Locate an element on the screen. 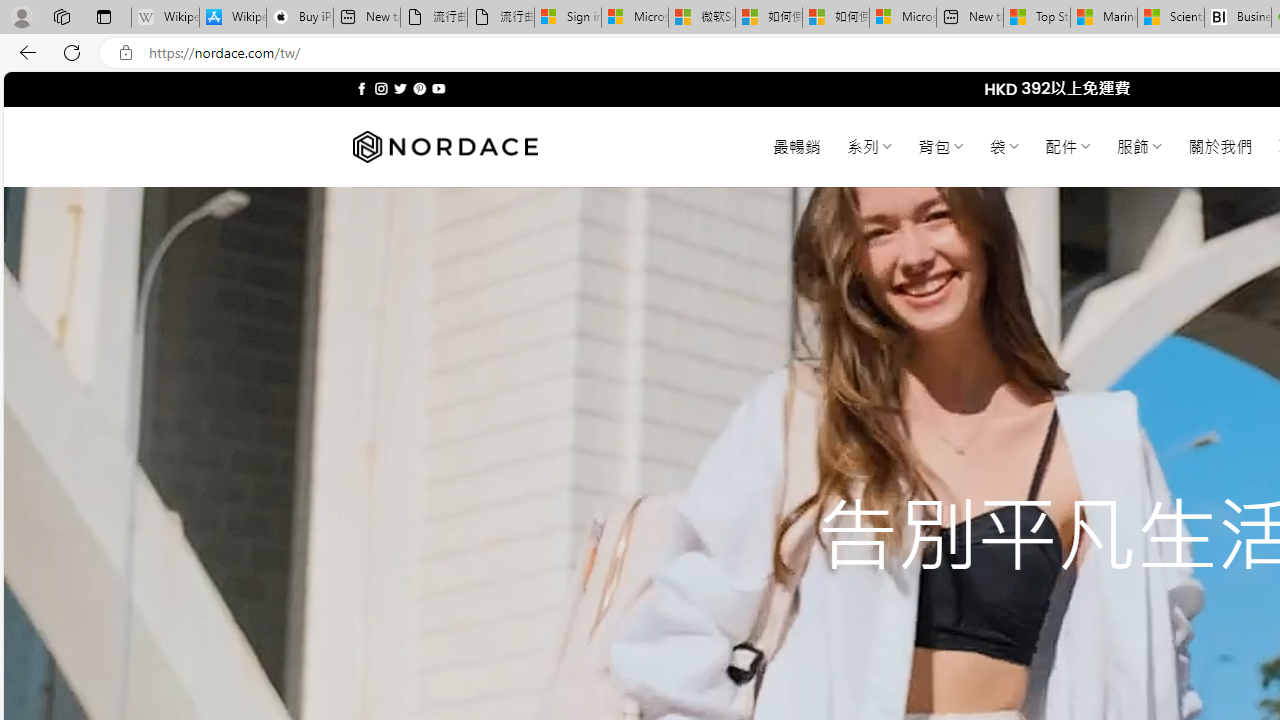 The height and width of the screenshot is (720, 1280). 'Follow on Pinterest' is located at coordinates (418, 88).